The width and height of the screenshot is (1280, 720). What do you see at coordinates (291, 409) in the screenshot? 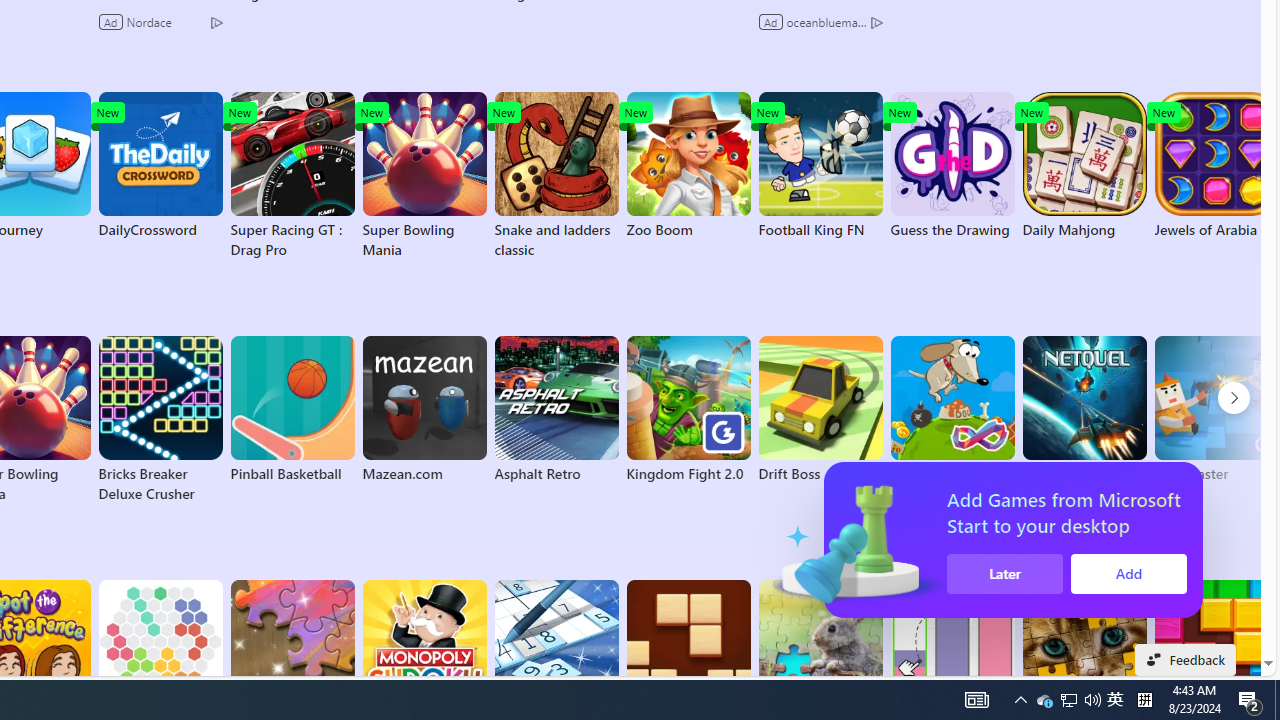
I see `'Pinball Basketball'` at bounding box center [291, 409].